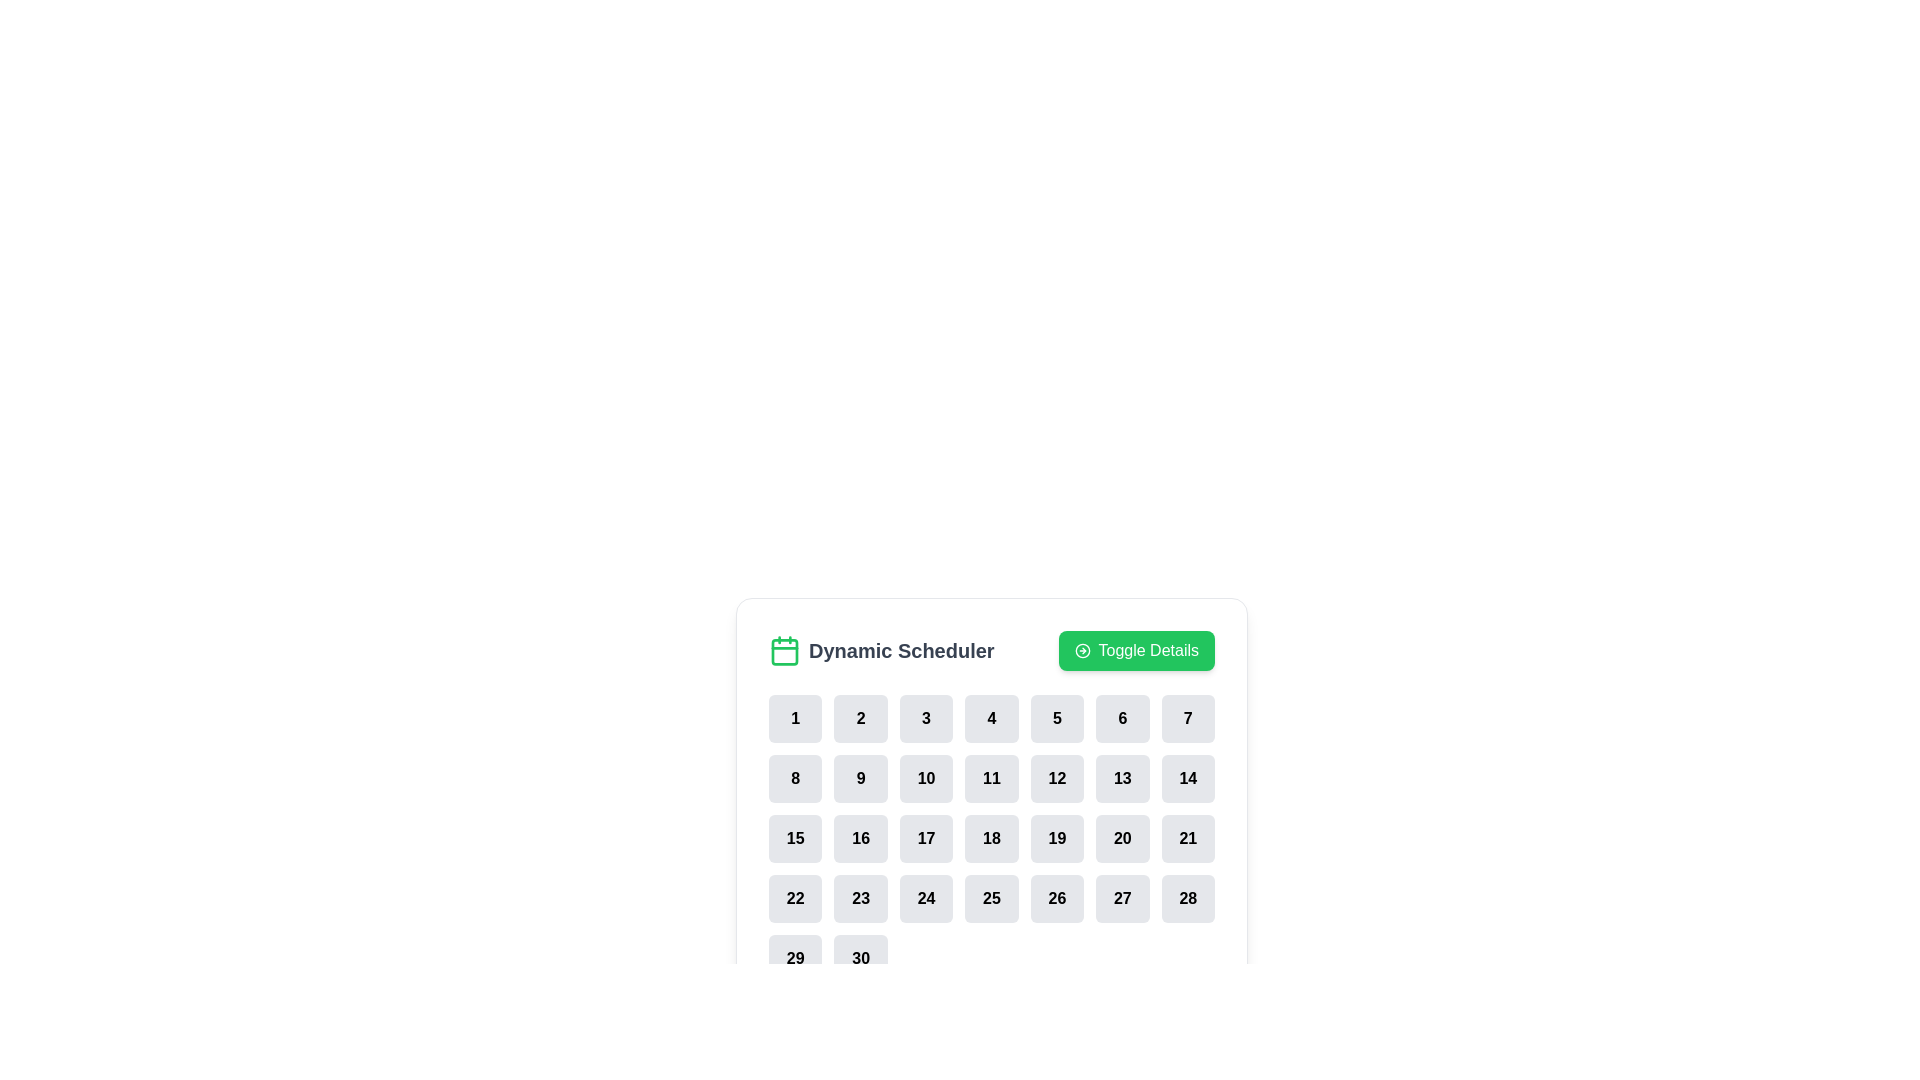 The width and height of the screenshot is (1920, 1080). What do you see at coordinates (861, 897) in the screenshot?
I see `the button representing the 23rd selectable item in the dynamic schedule located in the fourth row and second column of the grid to change its background color` at bounding box center [861, 897].